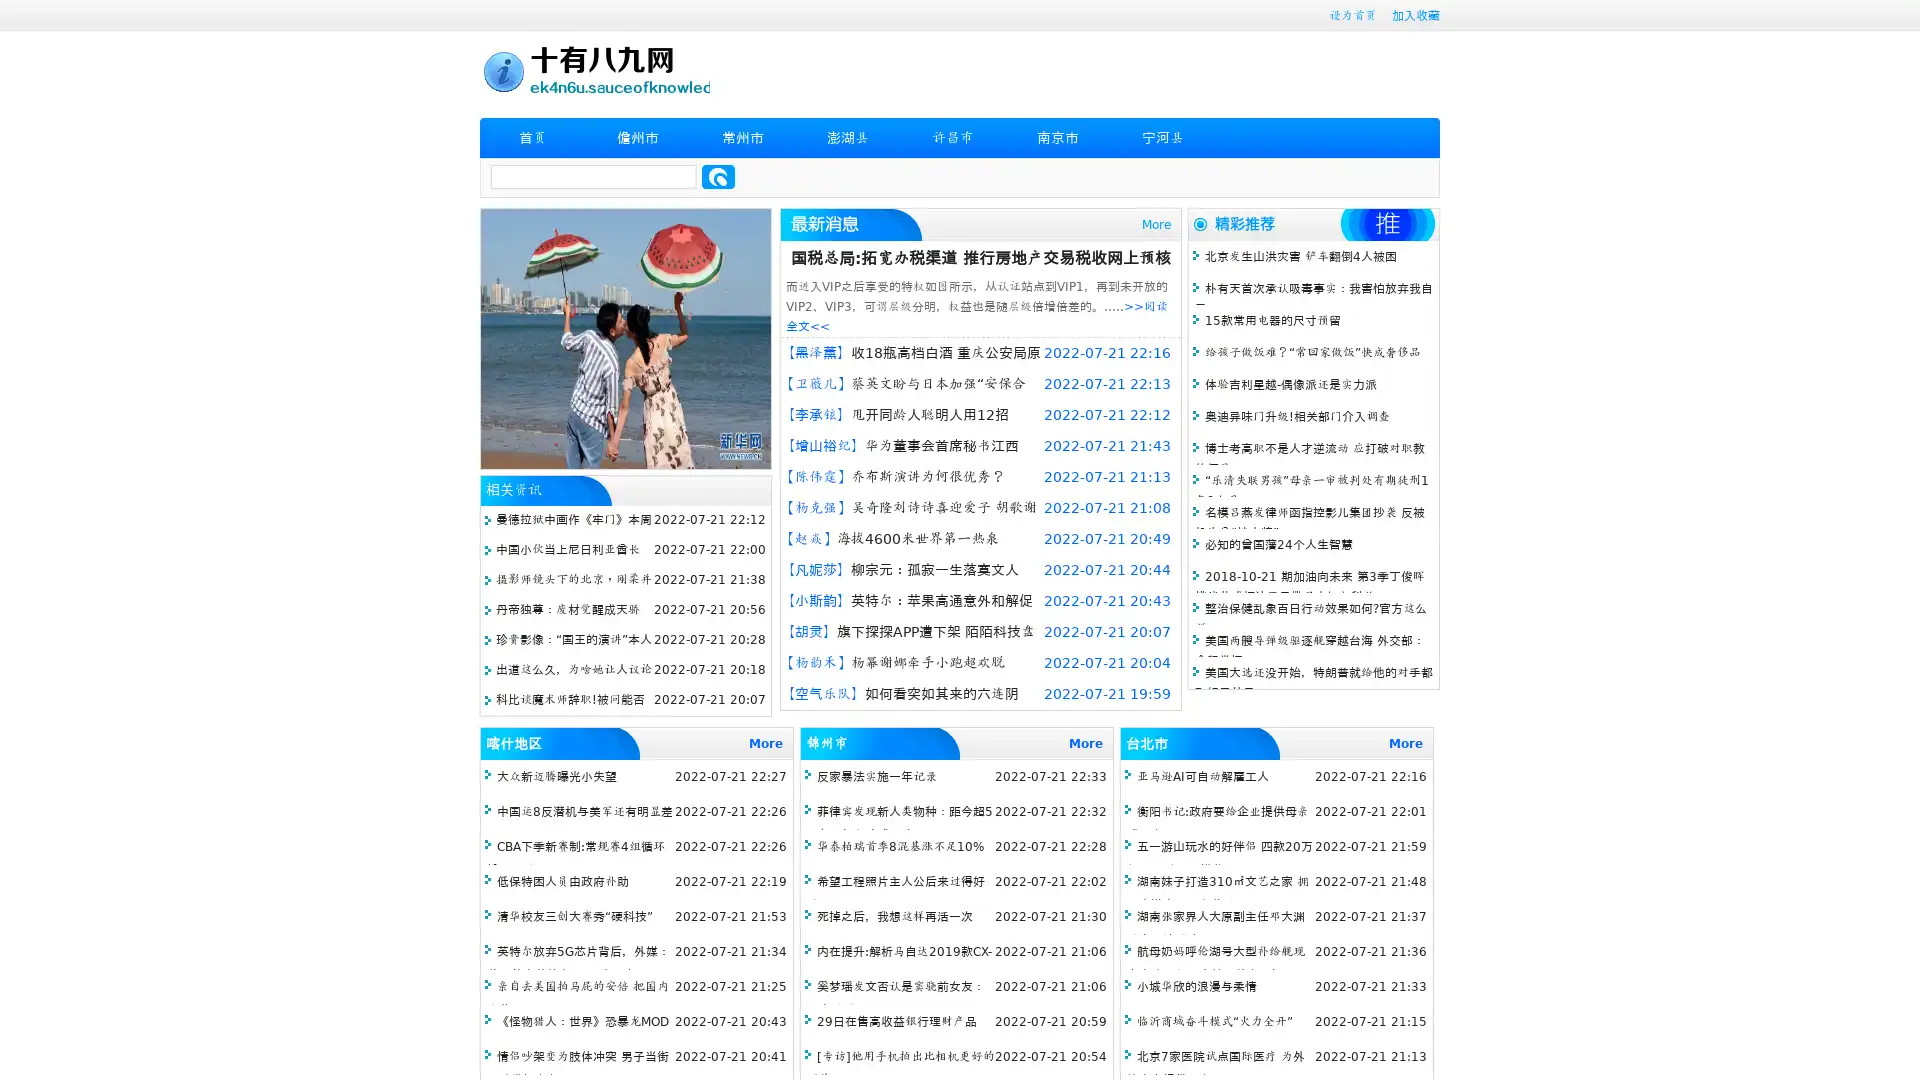 The height and width of the screenshot is (1080, 1920). I want to click on Search, so click(718, 176).